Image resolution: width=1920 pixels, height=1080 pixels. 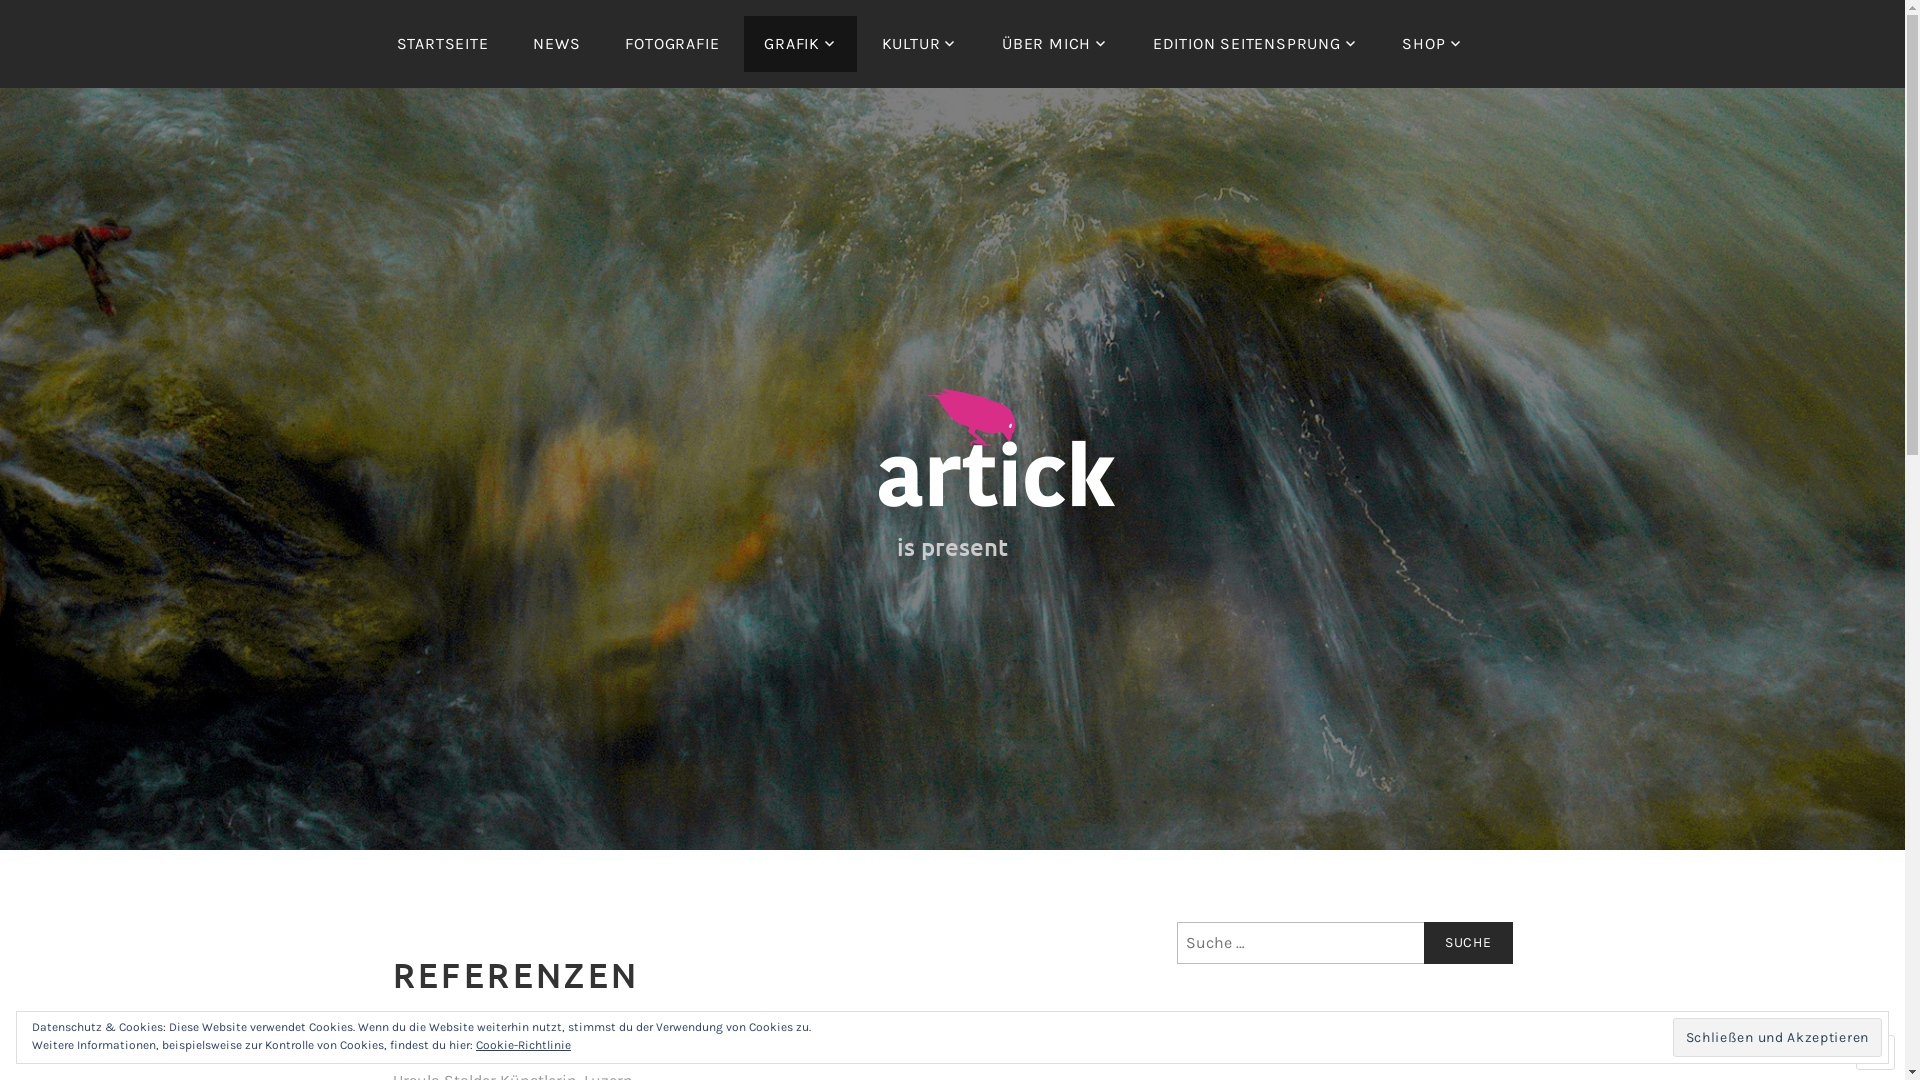 What do you see at coordinates (1430, 43) in the screenshot?
I see `'SHOP'` at bounding box center [1430, 43].